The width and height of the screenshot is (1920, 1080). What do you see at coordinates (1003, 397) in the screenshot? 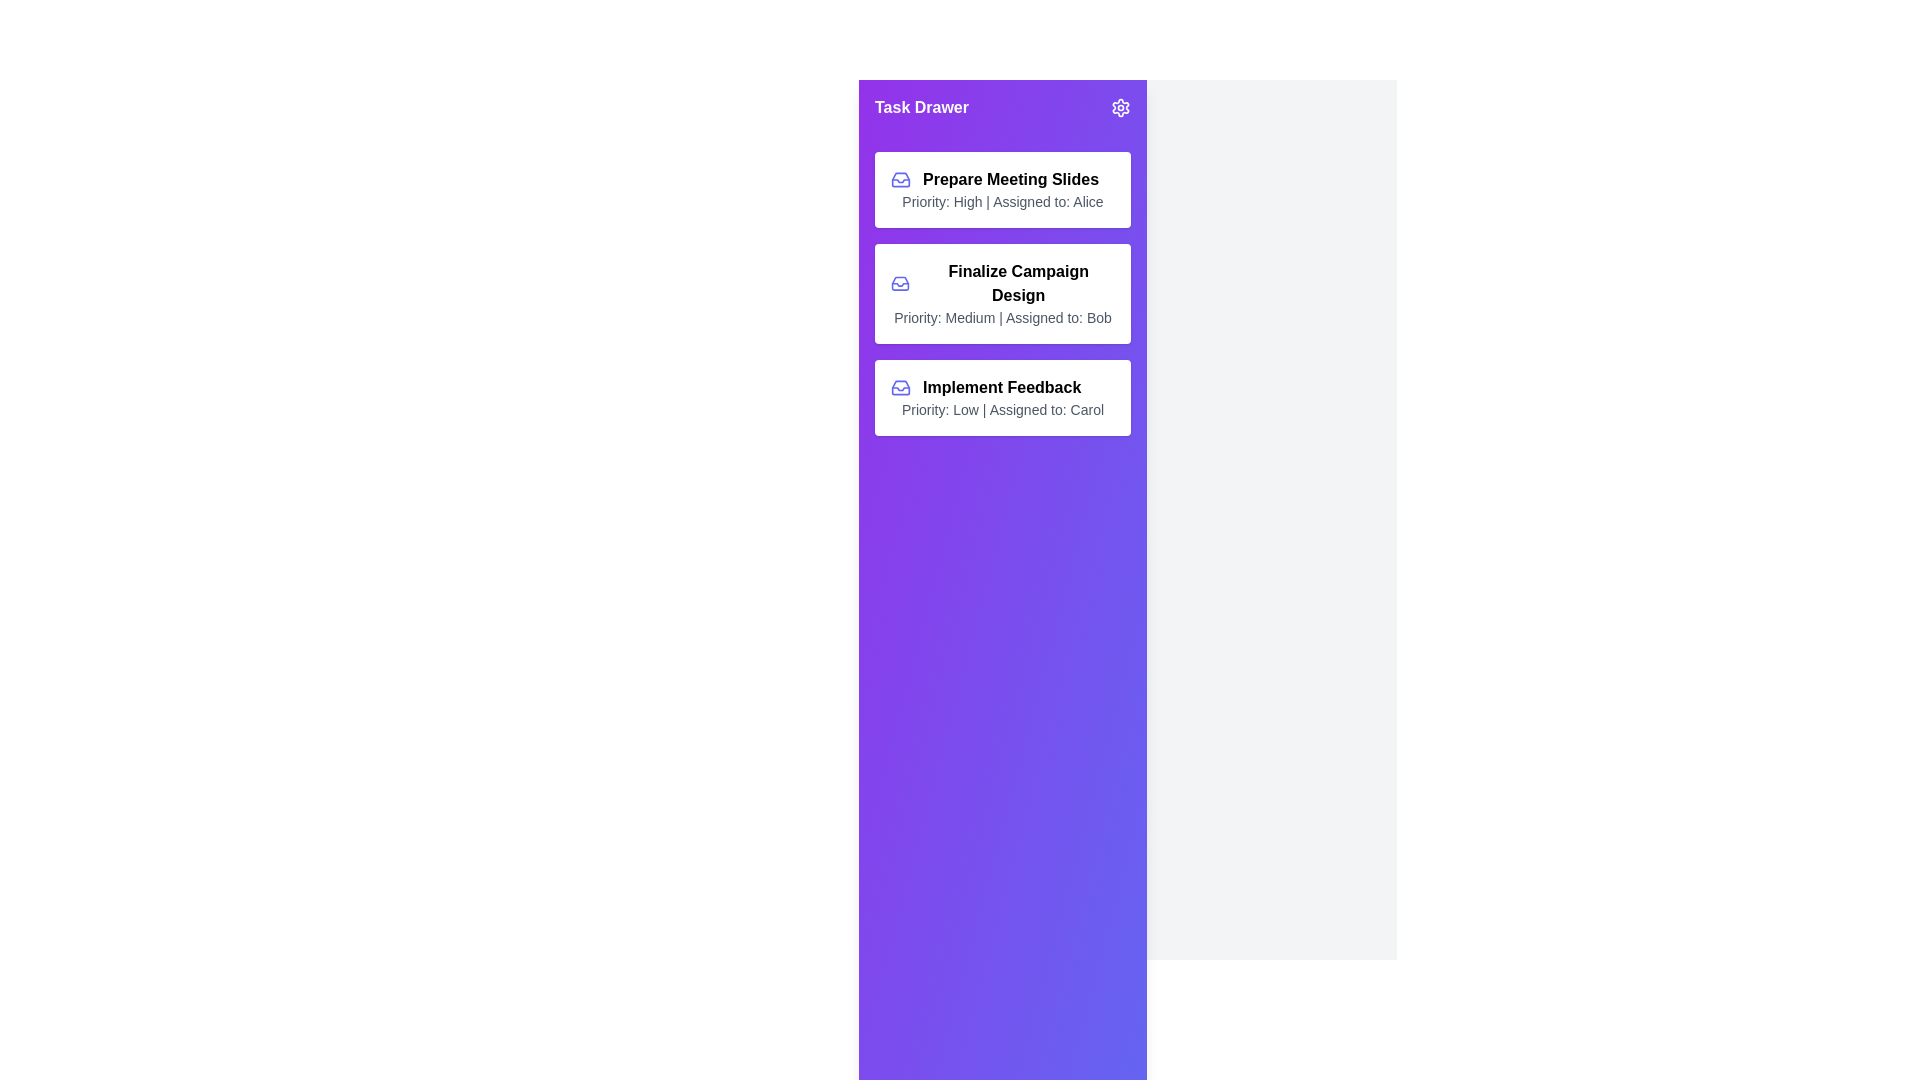
I see `the task titled 'Implement Feedback' to interact with it` at bounding box center [1003, 397].